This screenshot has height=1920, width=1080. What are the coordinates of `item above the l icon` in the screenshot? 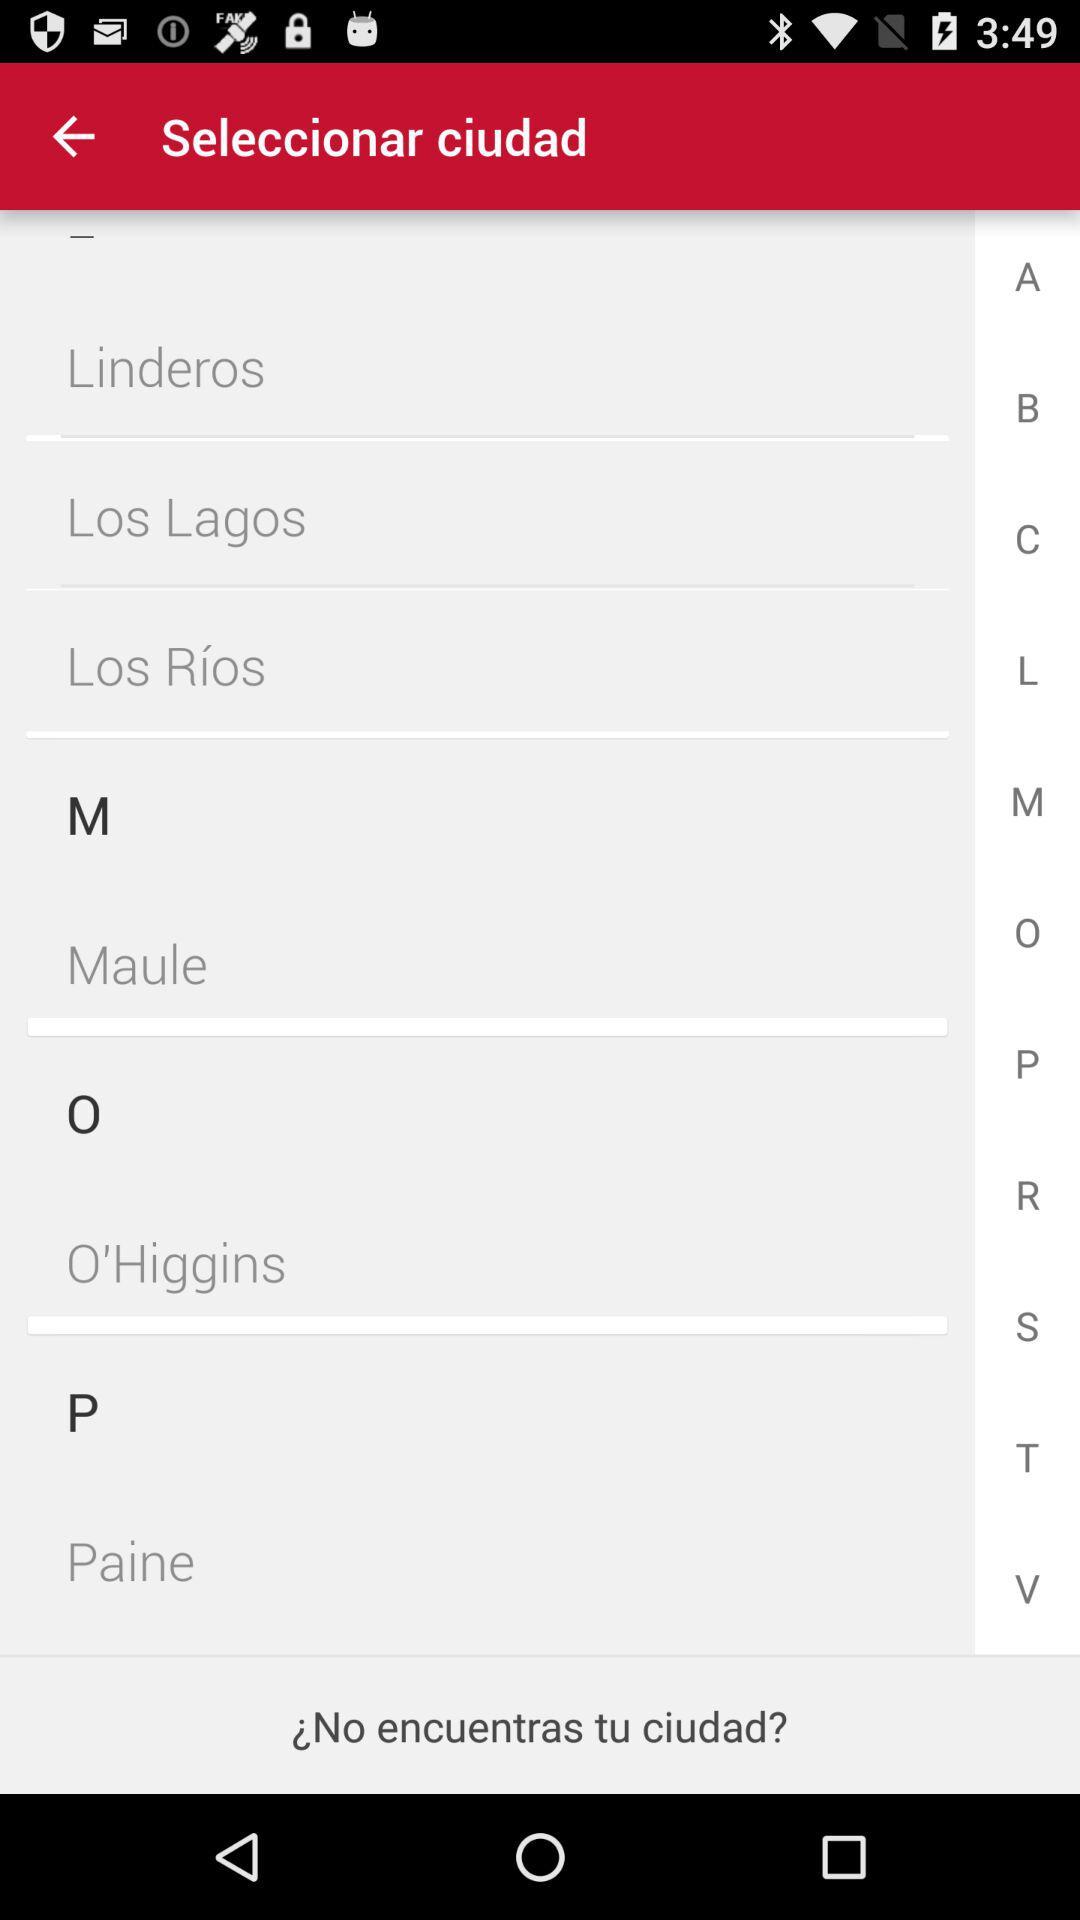 It's located at (72, 135).